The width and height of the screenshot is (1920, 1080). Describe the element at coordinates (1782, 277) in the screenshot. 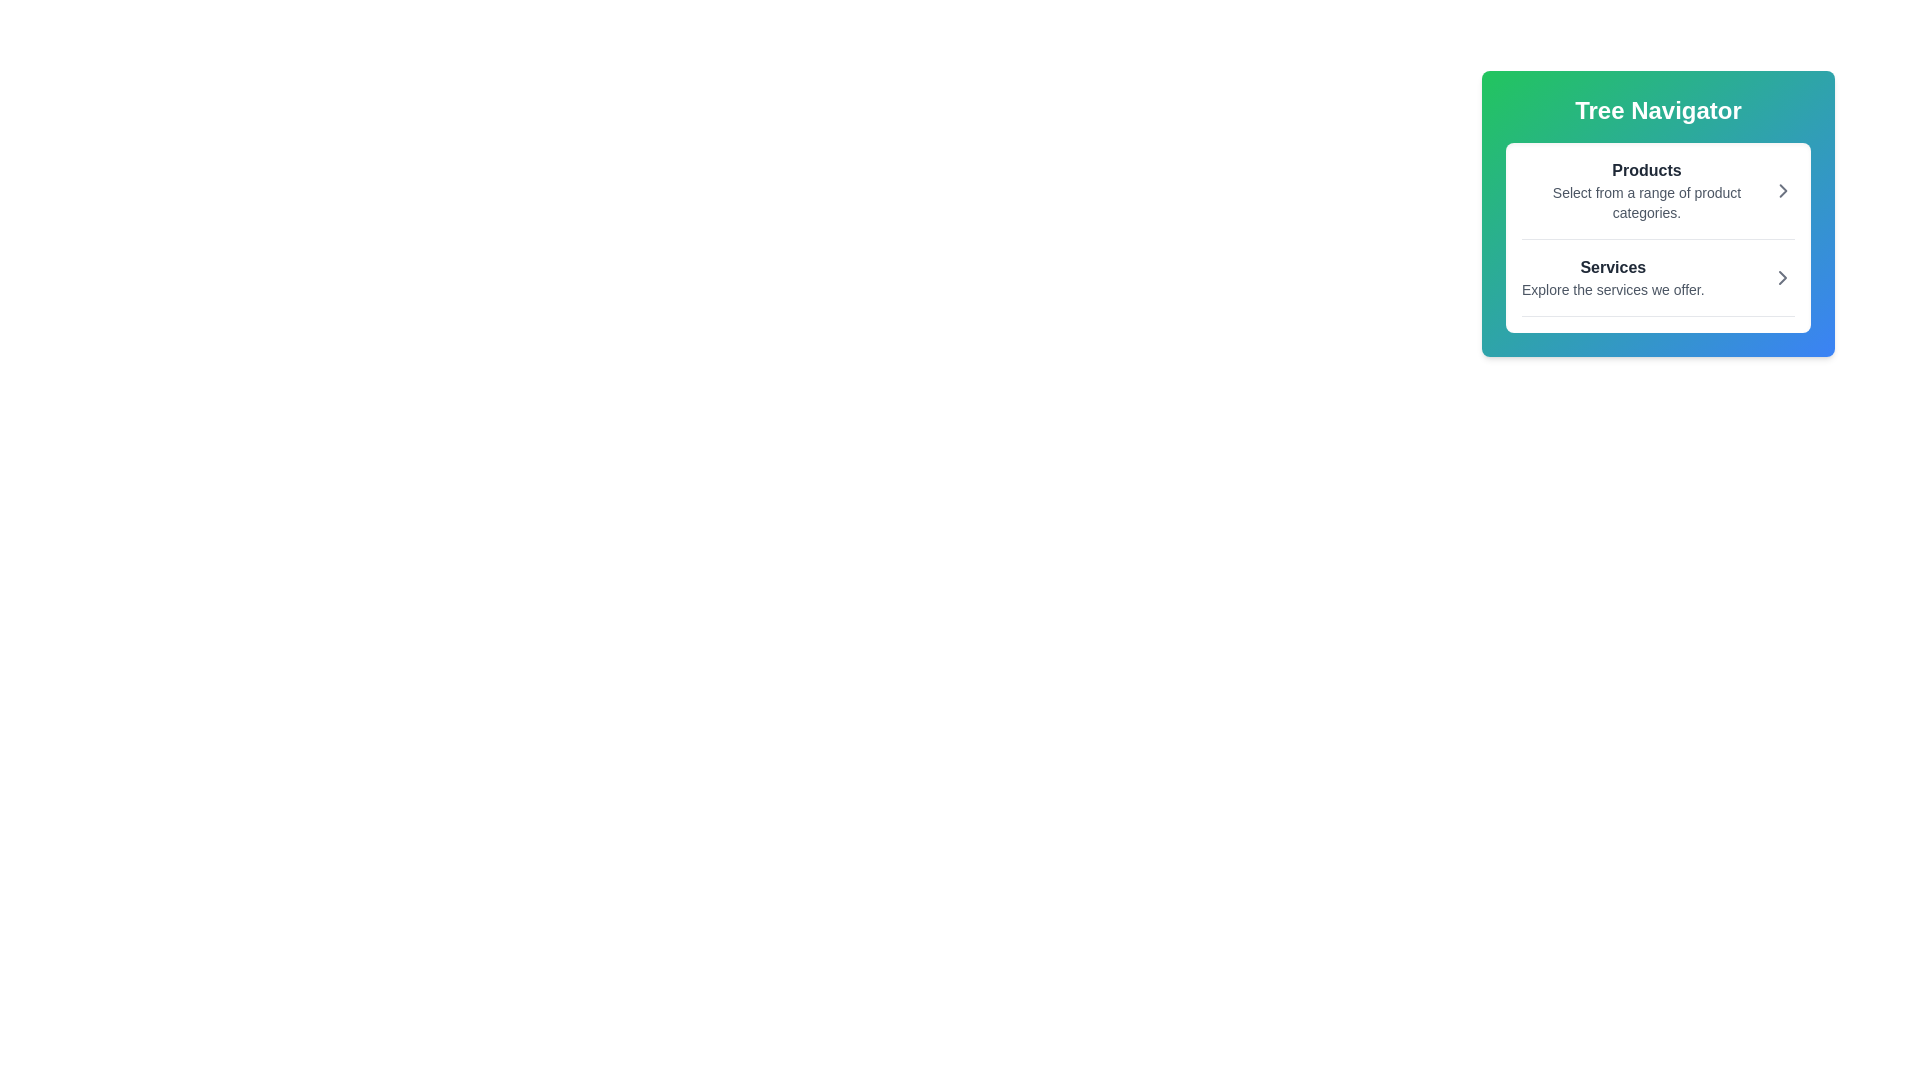

I see `the SVG icon representing the clickable navigation action for the 'Services' item located in the bottom list item under 'Tree Navigator'` at that location.